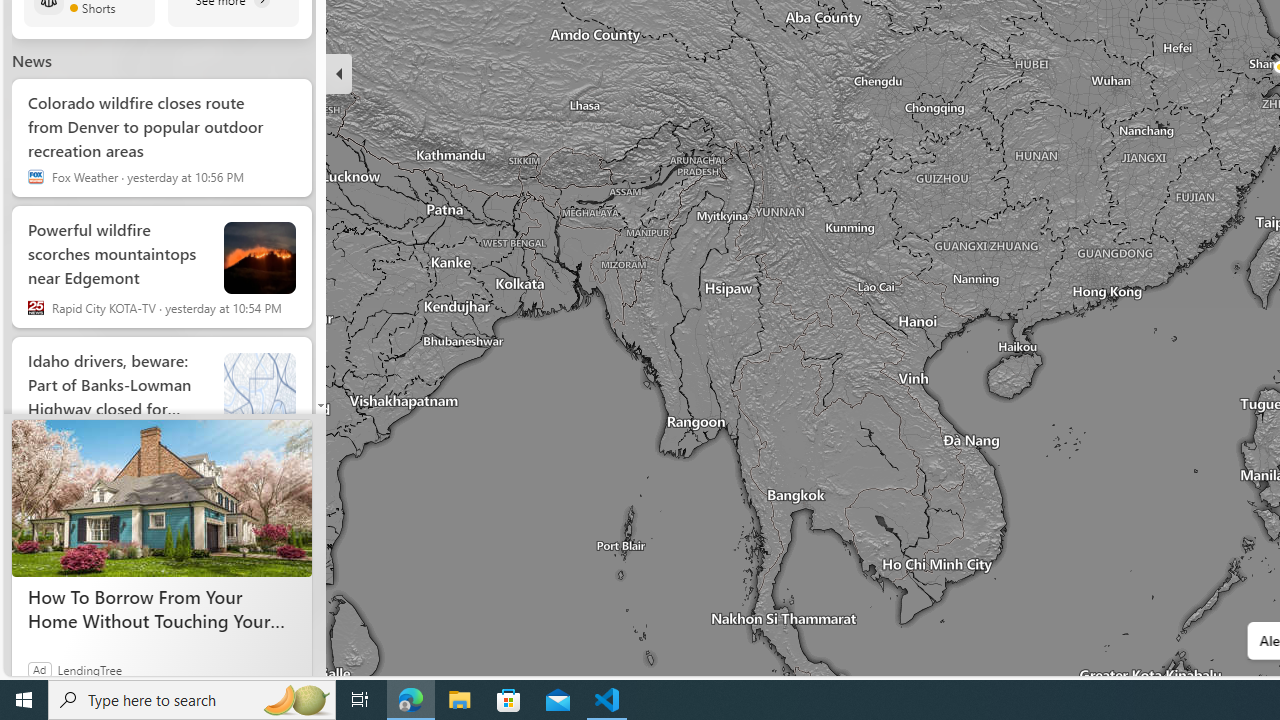 The width and height of the screenshot is (1280, 720). I want to click on 'Rapid City KOTA-TV', so click(35, 308).